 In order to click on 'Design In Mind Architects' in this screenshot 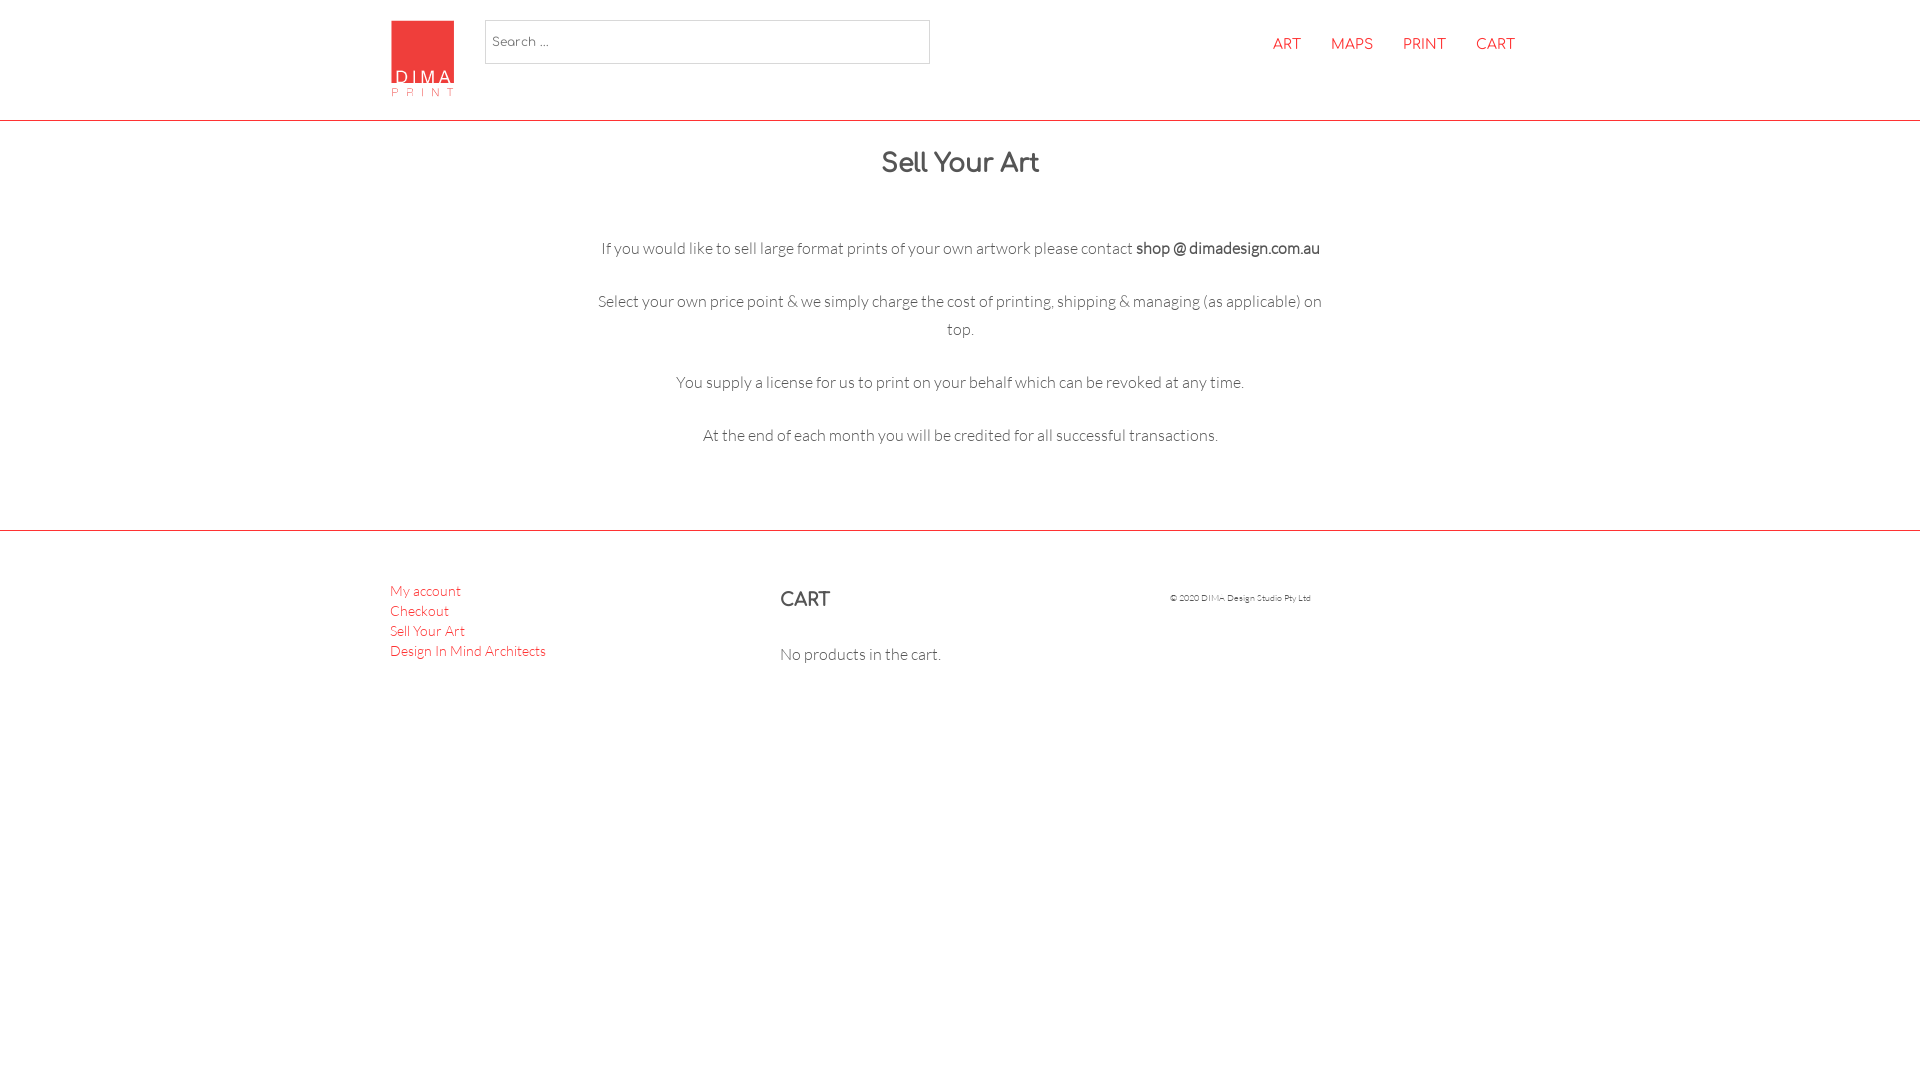, I will do `click(466, 650)`.